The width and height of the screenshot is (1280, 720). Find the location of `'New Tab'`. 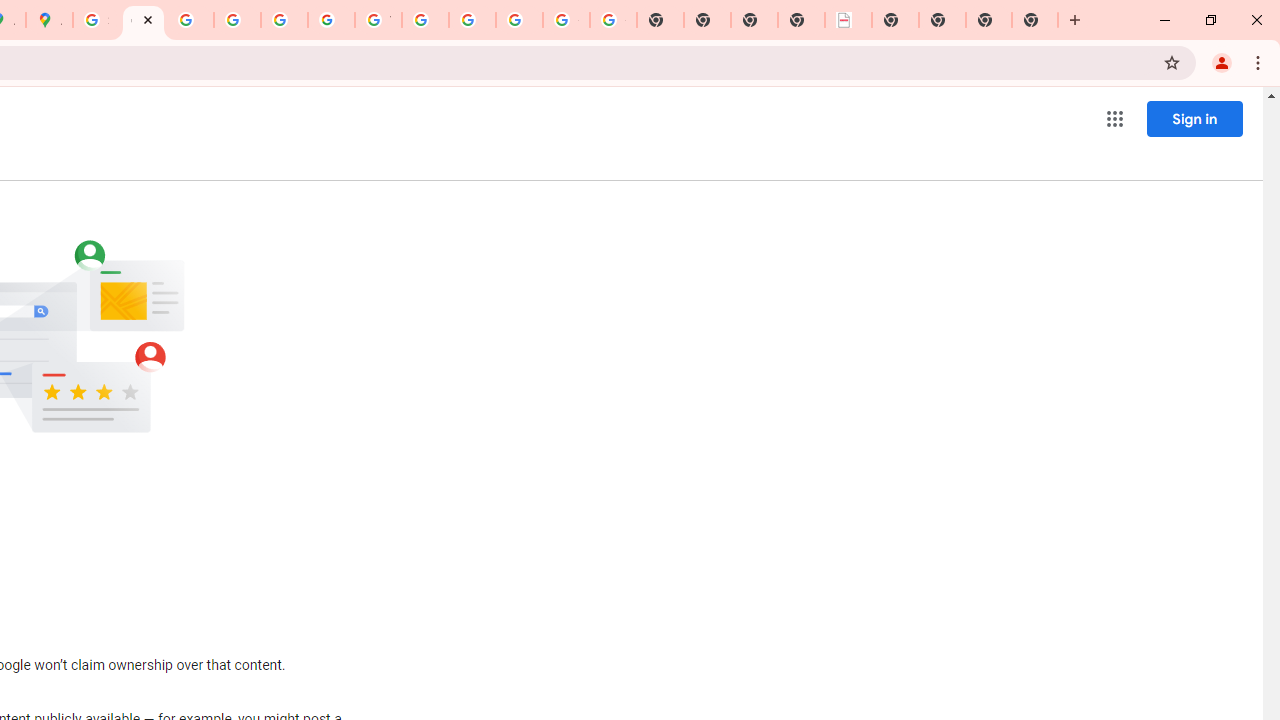

'New Tab' is located at coordinates (1035, 20).